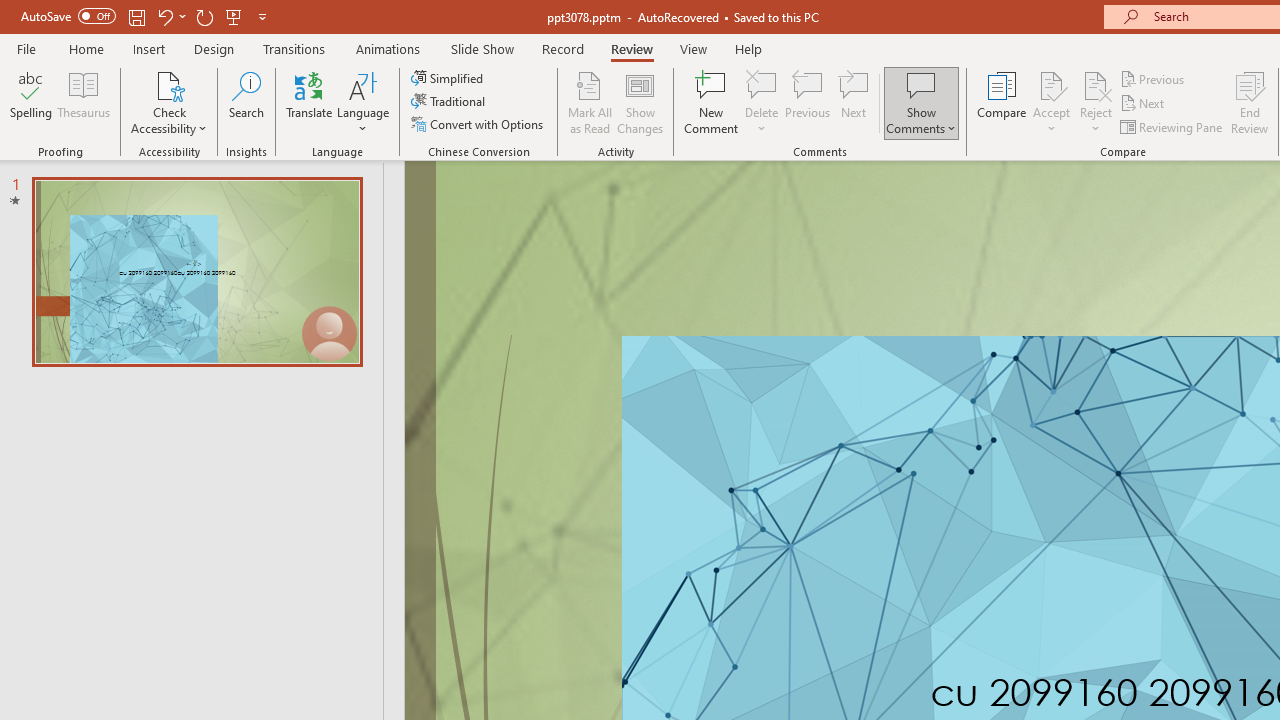  What do you see at coordinates (1050, 103) in the screenshot?
I see `'Accept'` at bounding box center [1050, 103].